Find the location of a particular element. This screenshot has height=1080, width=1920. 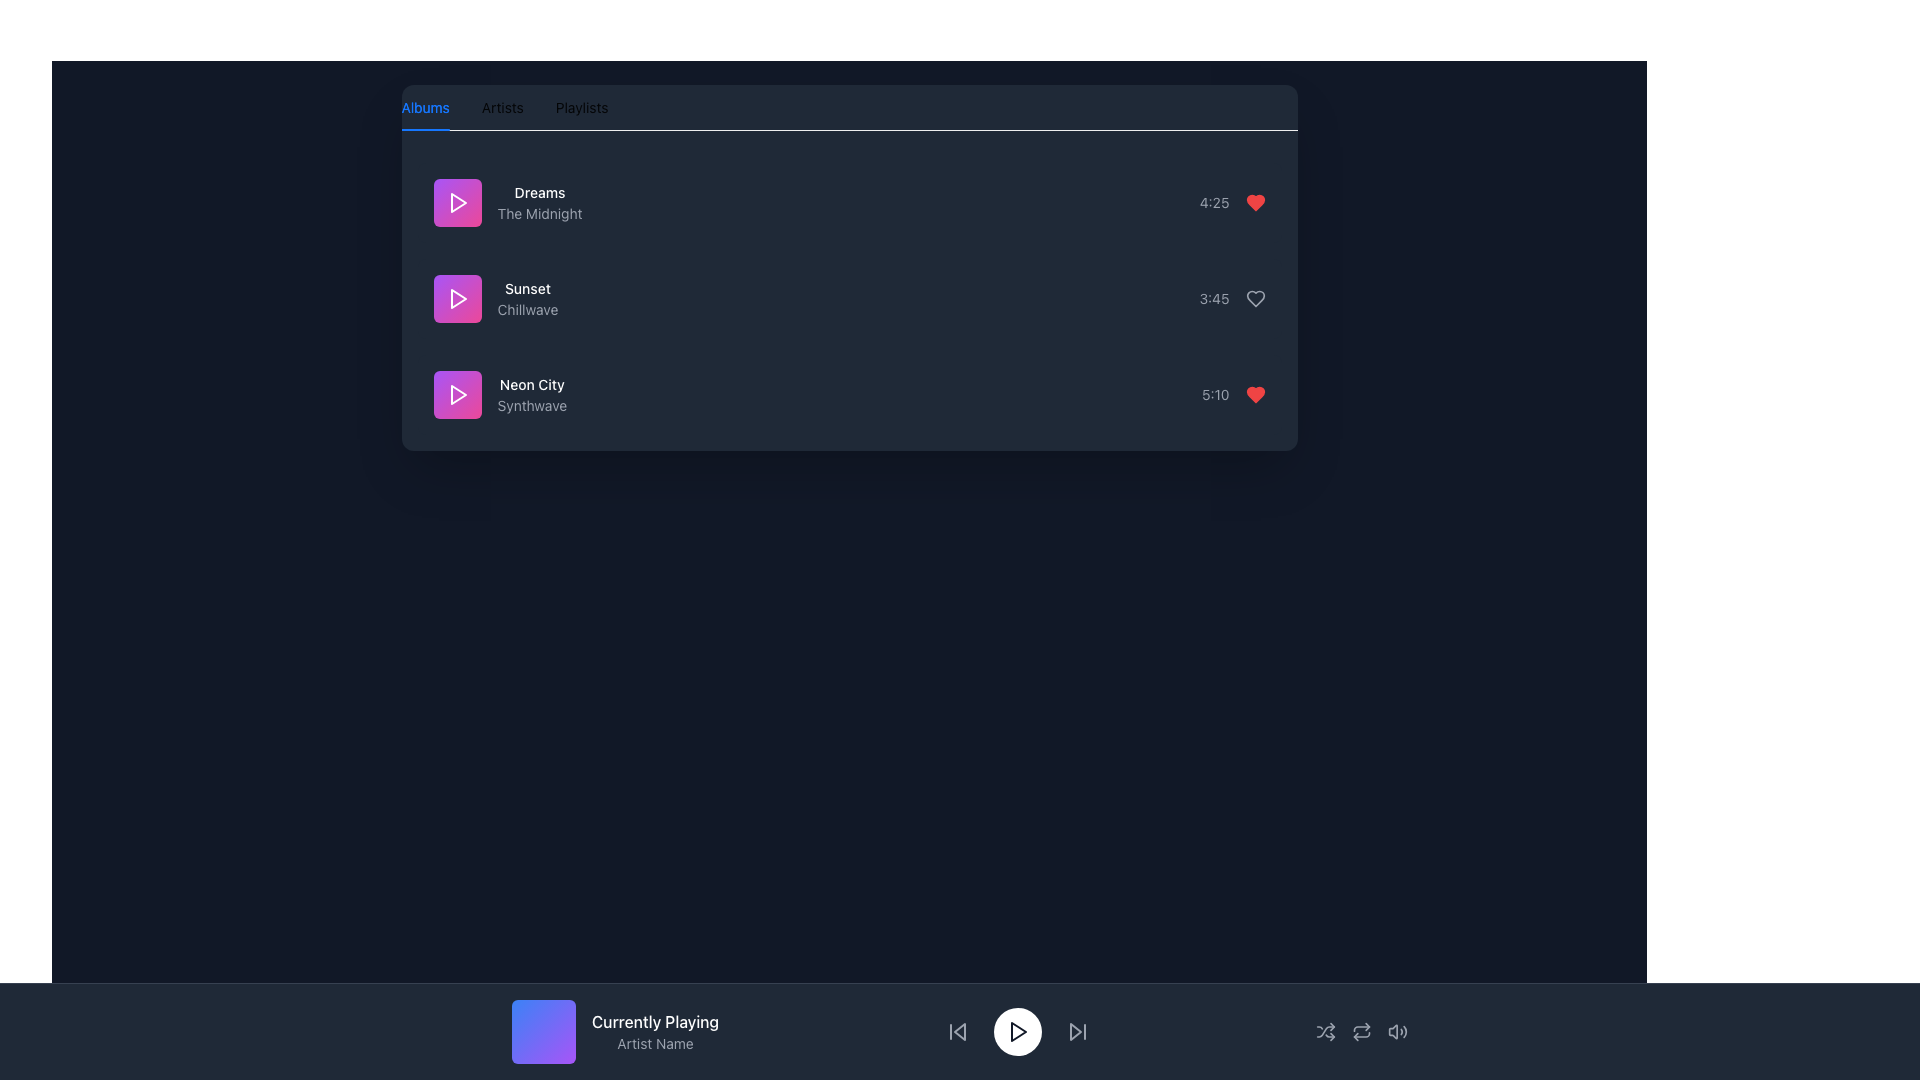

the text display component showing 'Dreams' above 'The Midnight' is located at coordinates (508, 203).